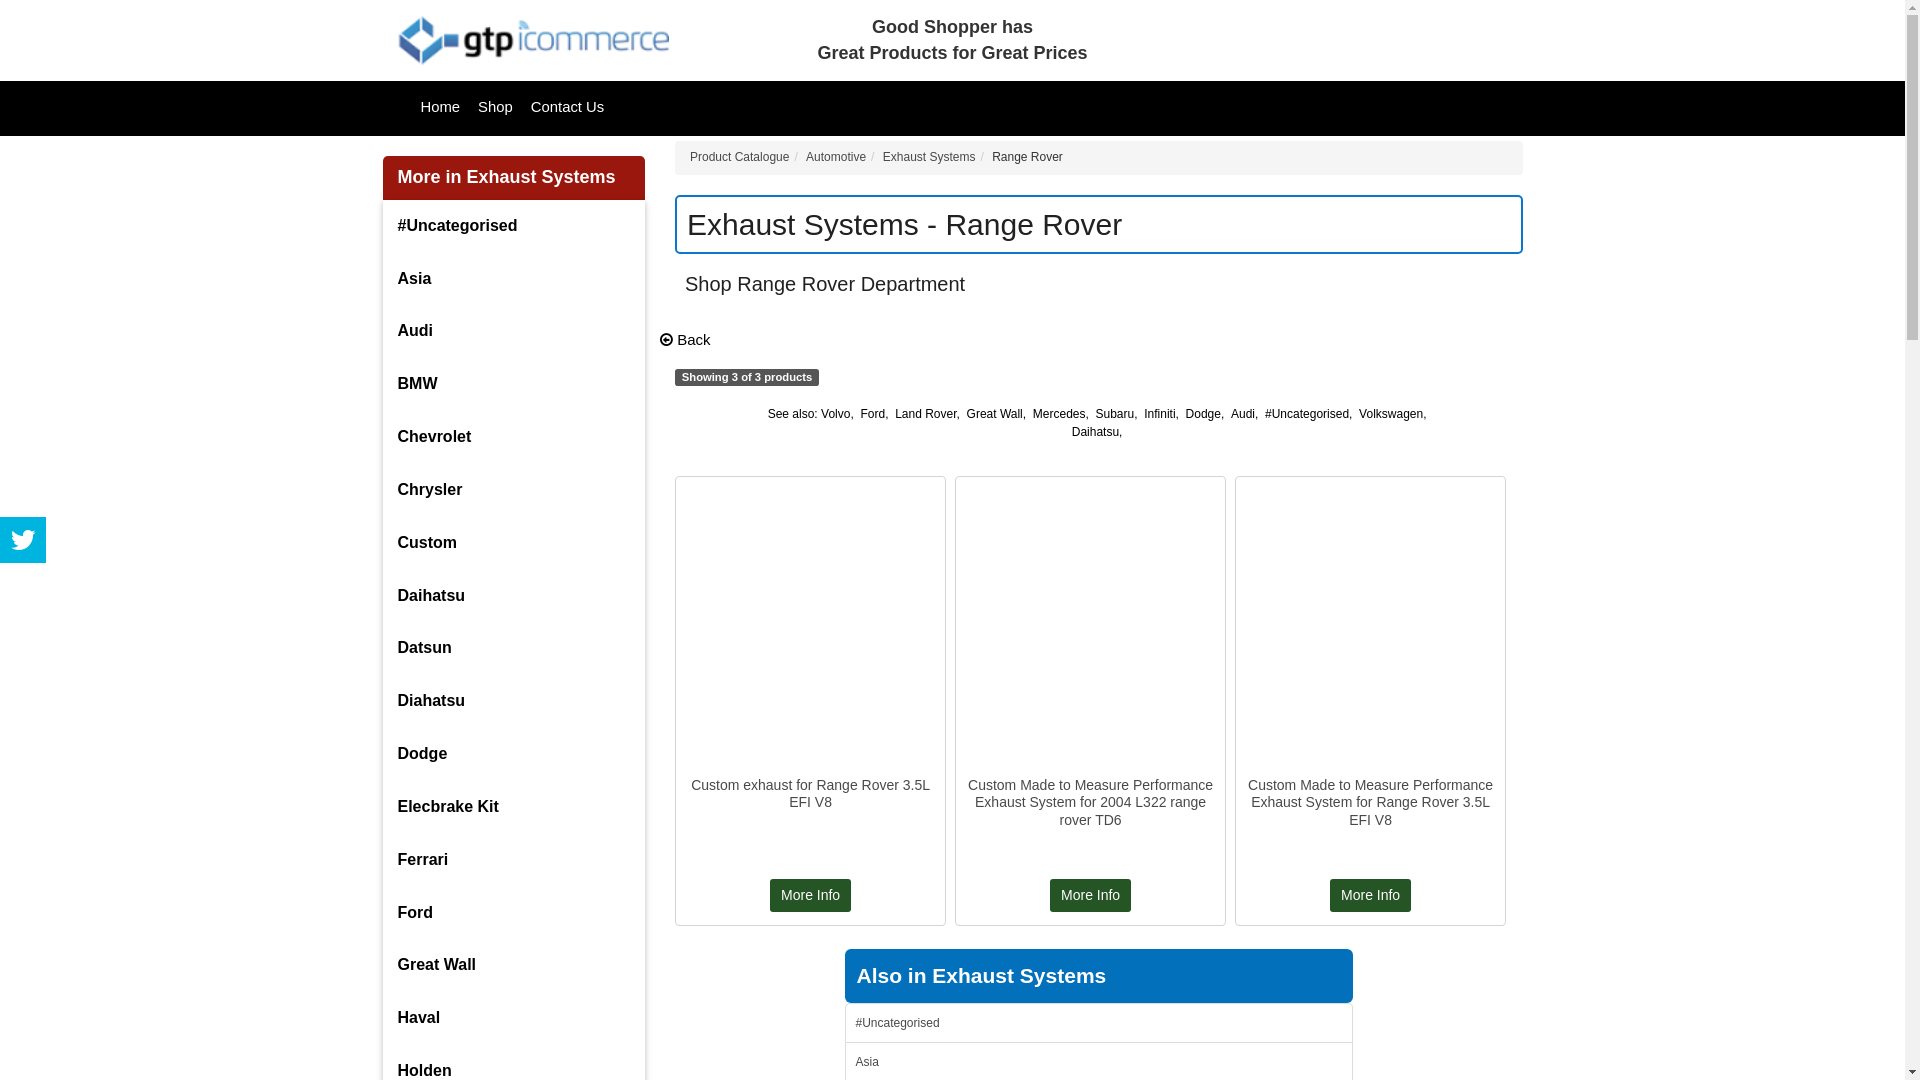 Image resolution: width=1920 pixels, height=1080 pixels. Describe the element at coordinates (382, 490) in the screenshot. I see `'Chrysler'` at that location.